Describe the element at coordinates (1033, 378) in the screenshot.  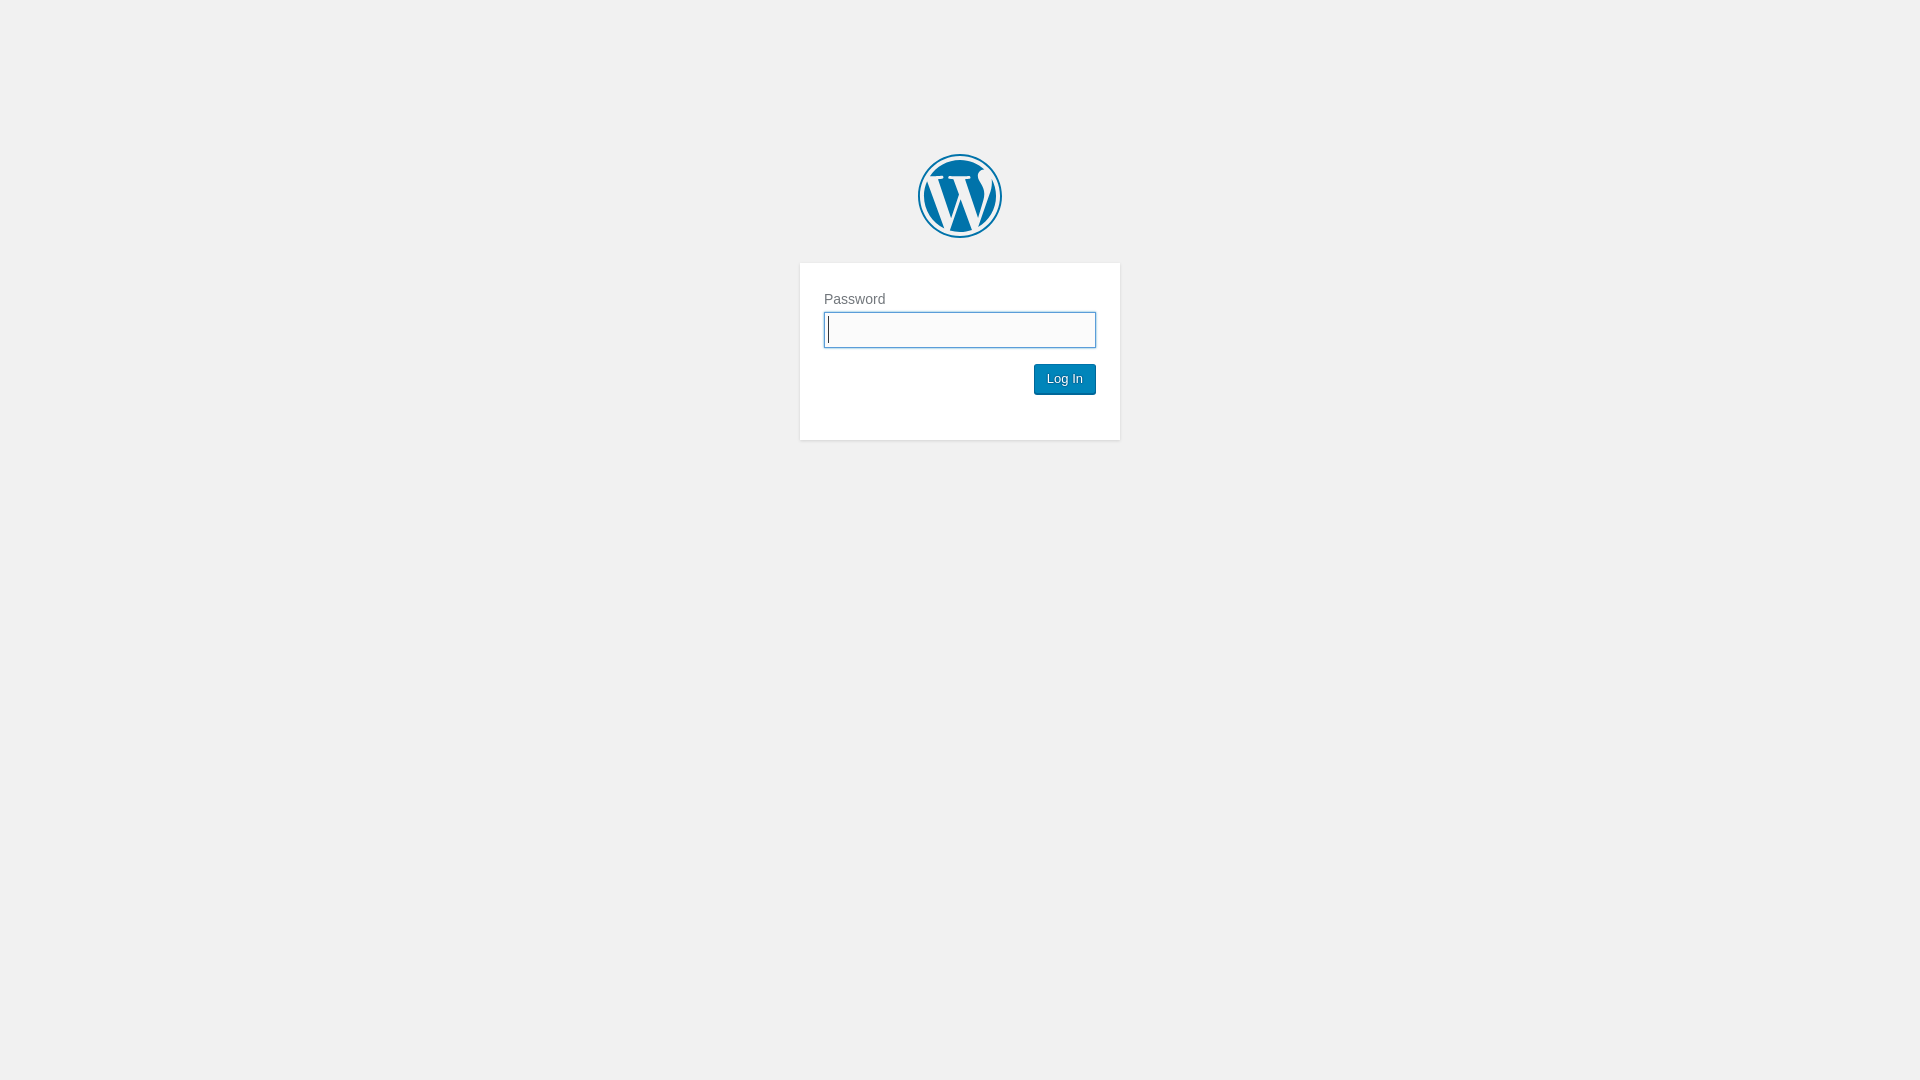
I see `'Log In'` at that location.